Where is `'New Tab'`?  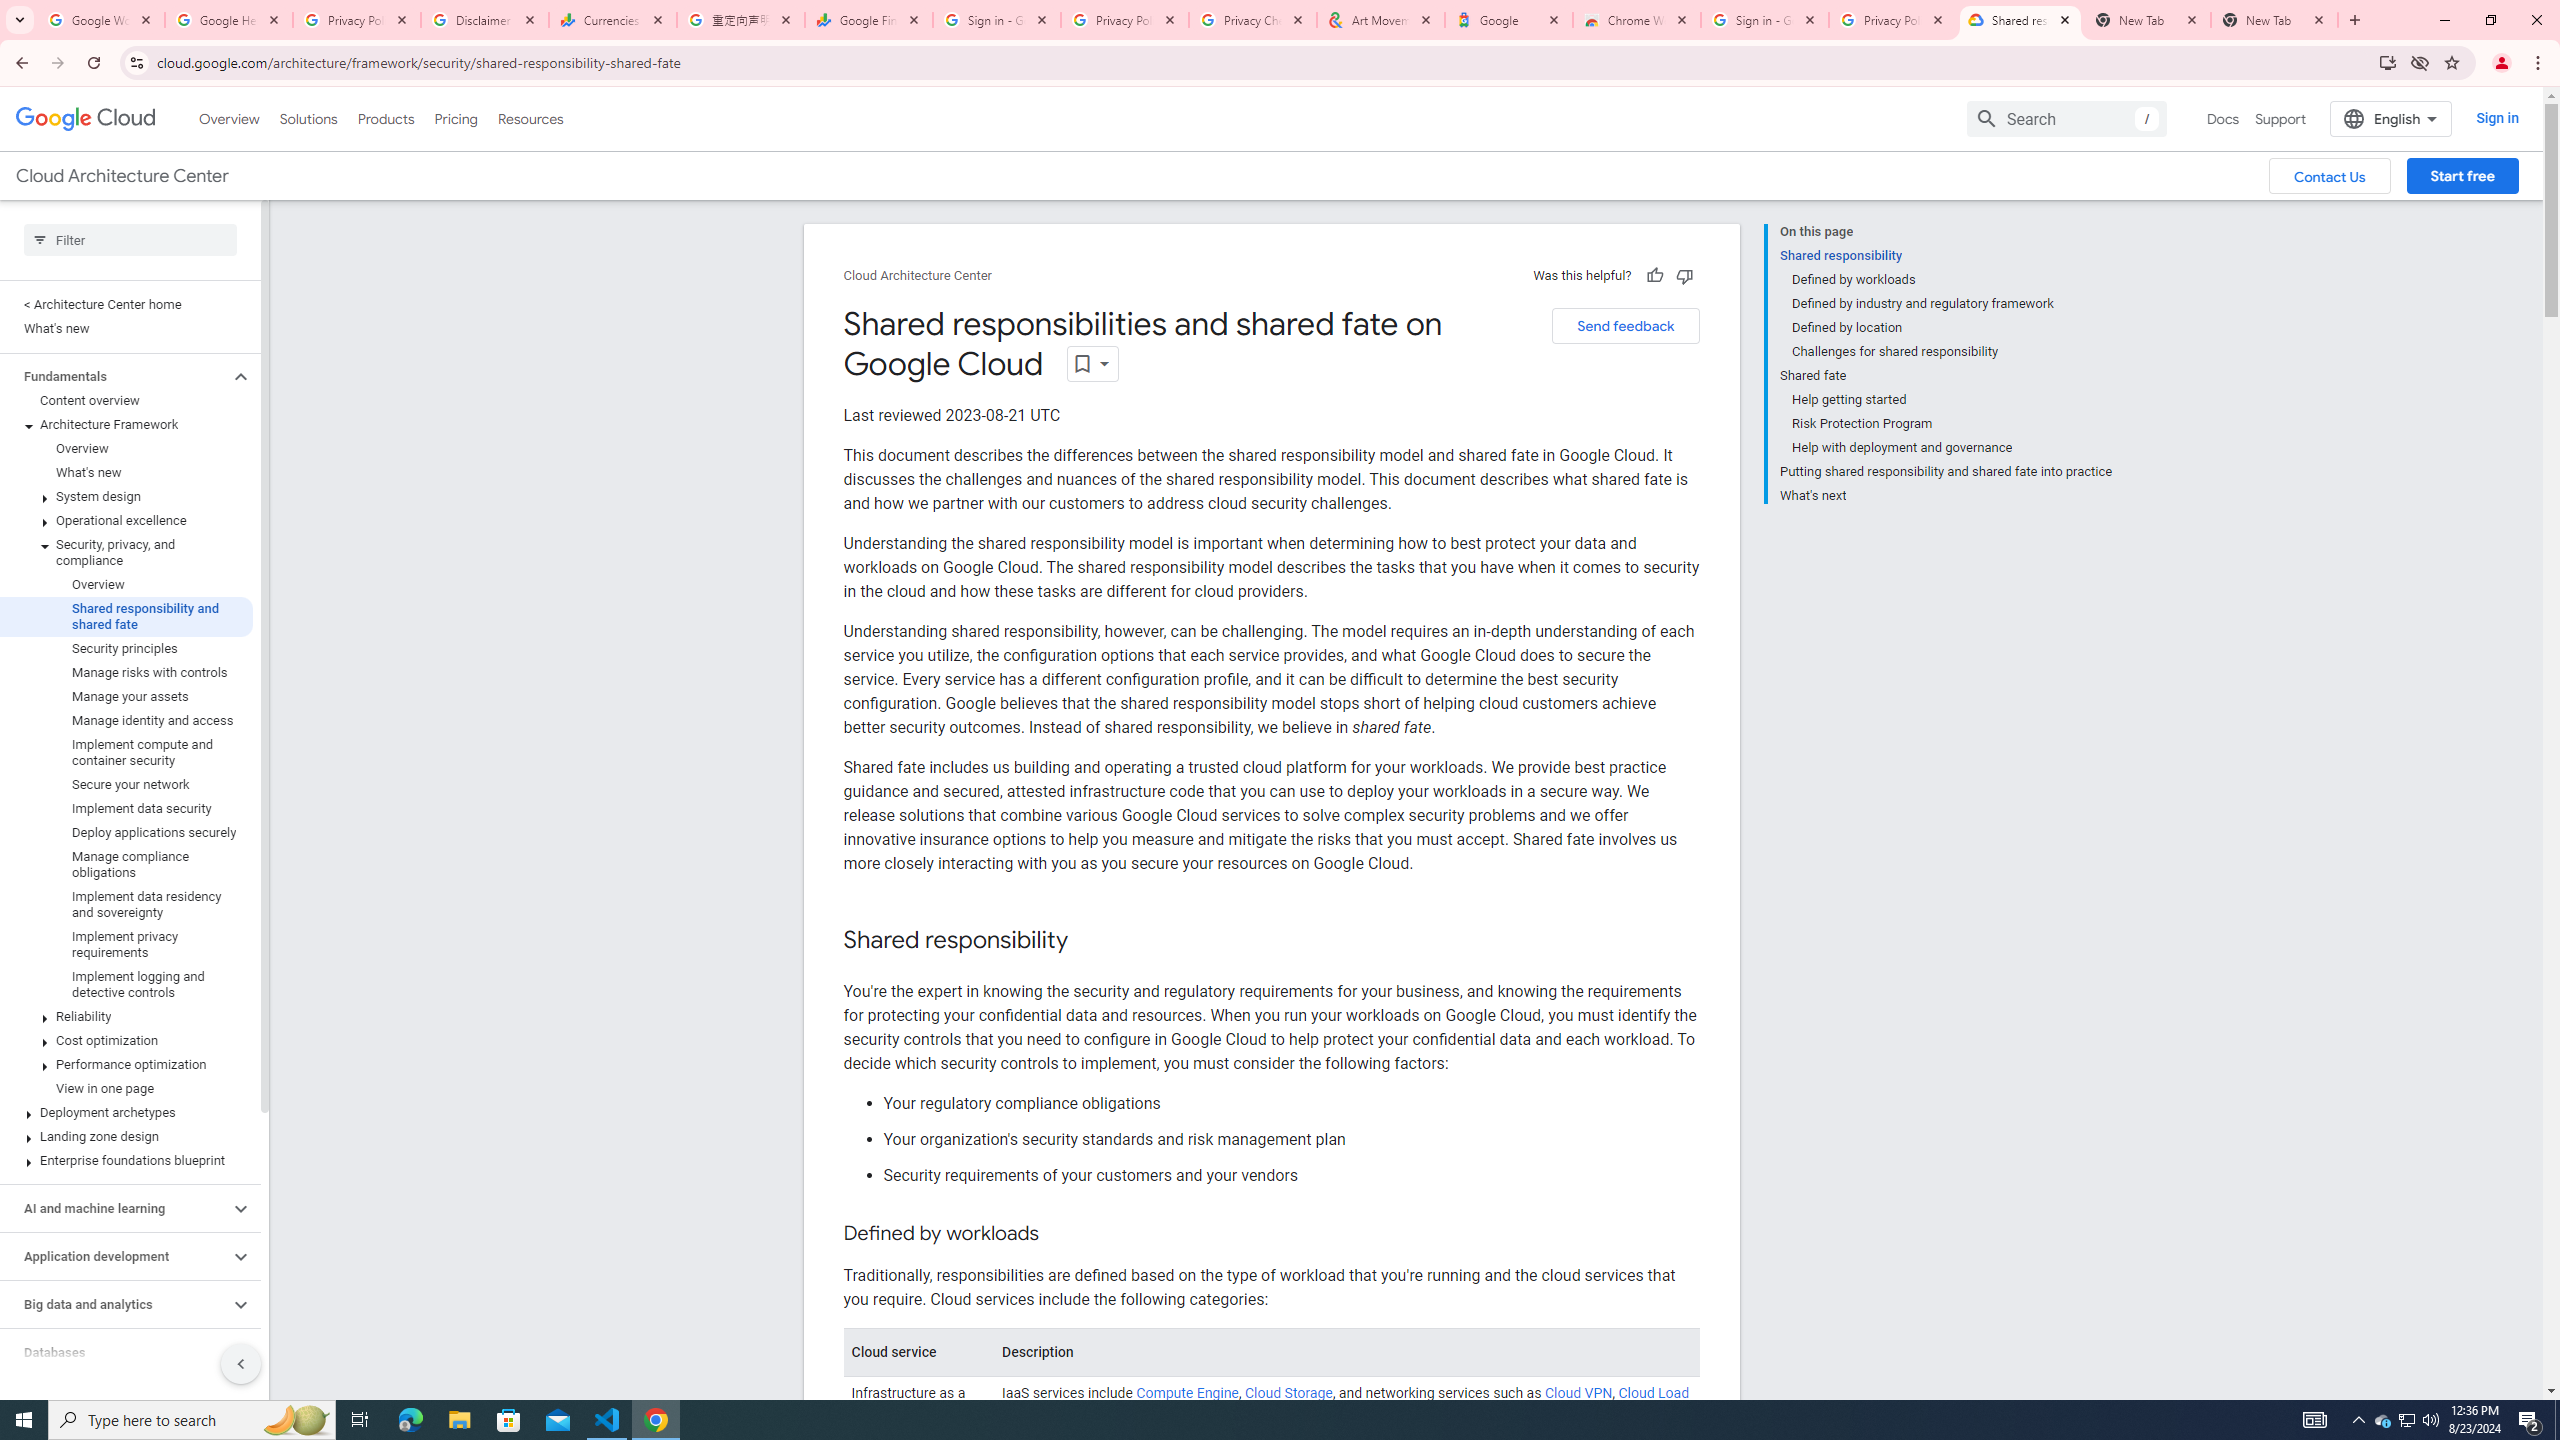
'New Tab' is located at coordinates (2274, 19).